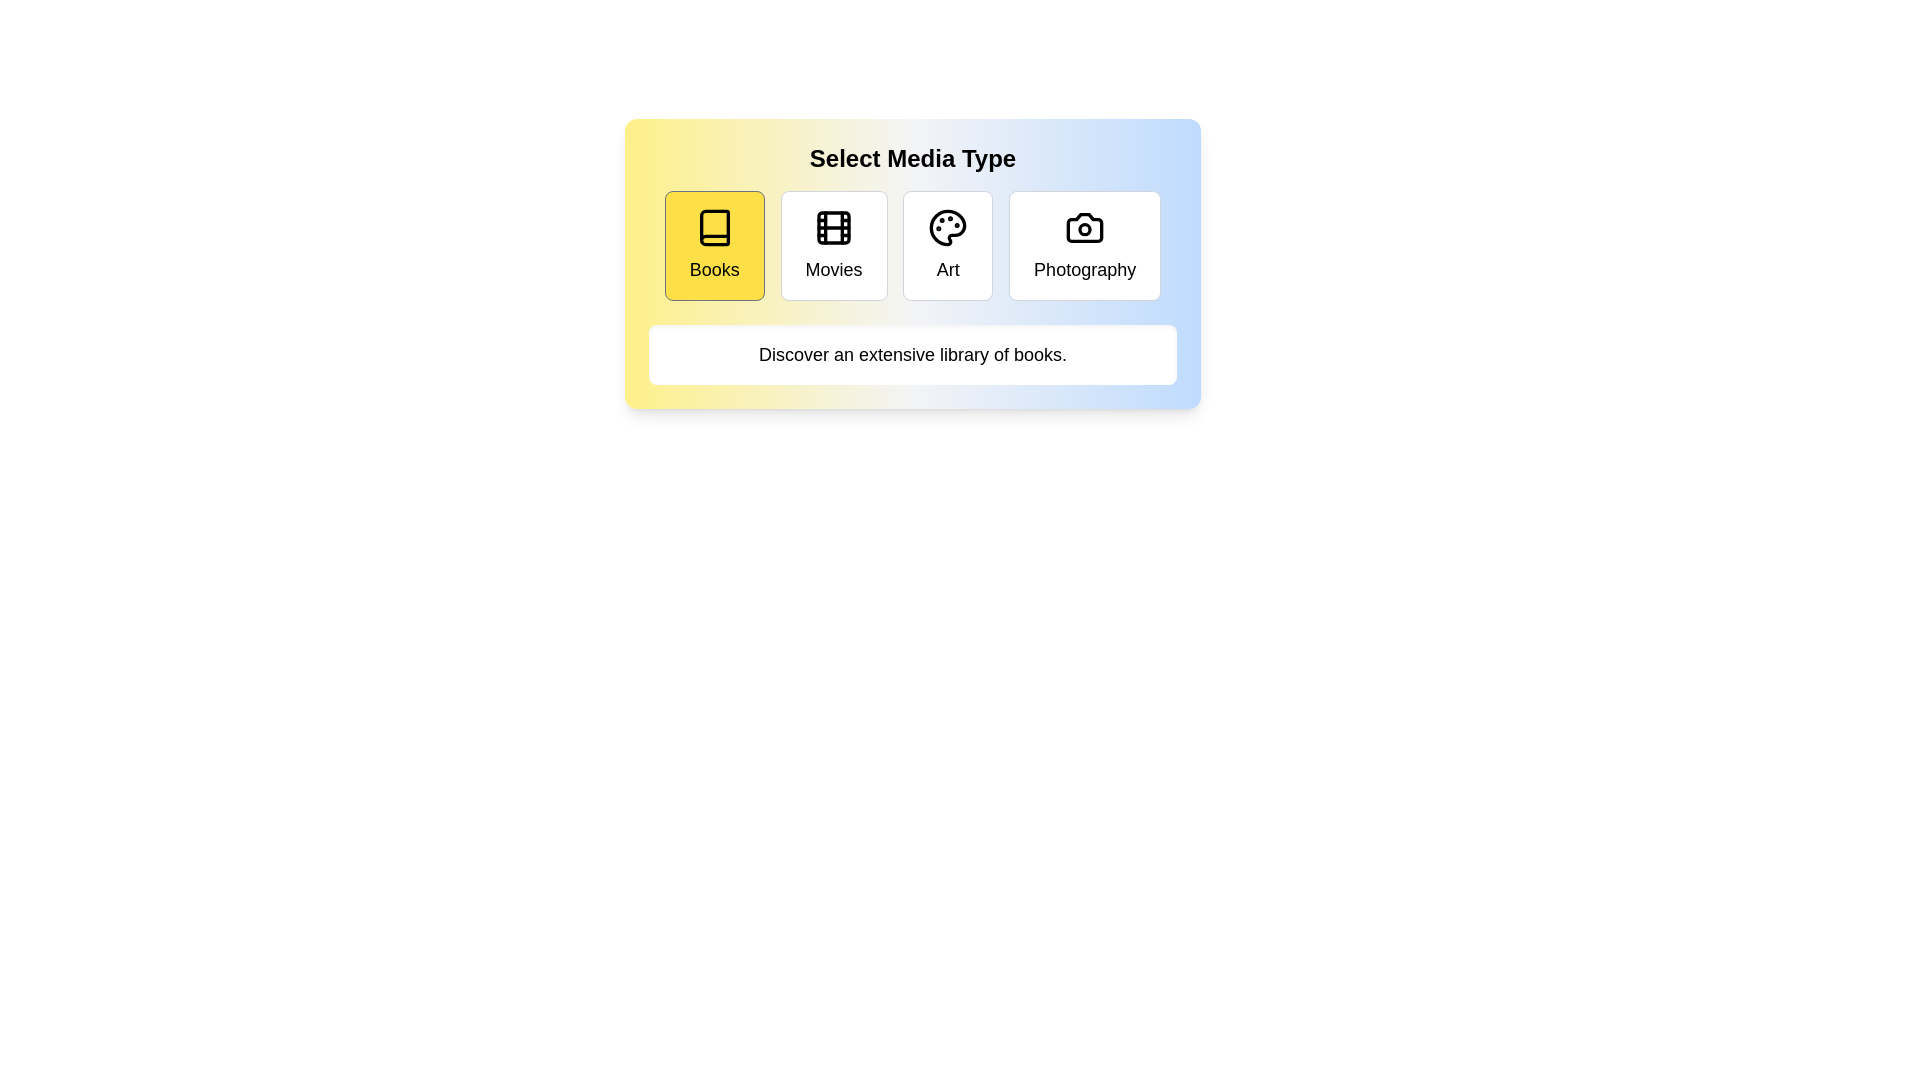 This screenshot has height=1080, width=1920. What do you see at coordinates (1084, 245) in the screenshot?
I see `the media type Photography by clicking the corresponding button` at bounding box center [1084, 245].